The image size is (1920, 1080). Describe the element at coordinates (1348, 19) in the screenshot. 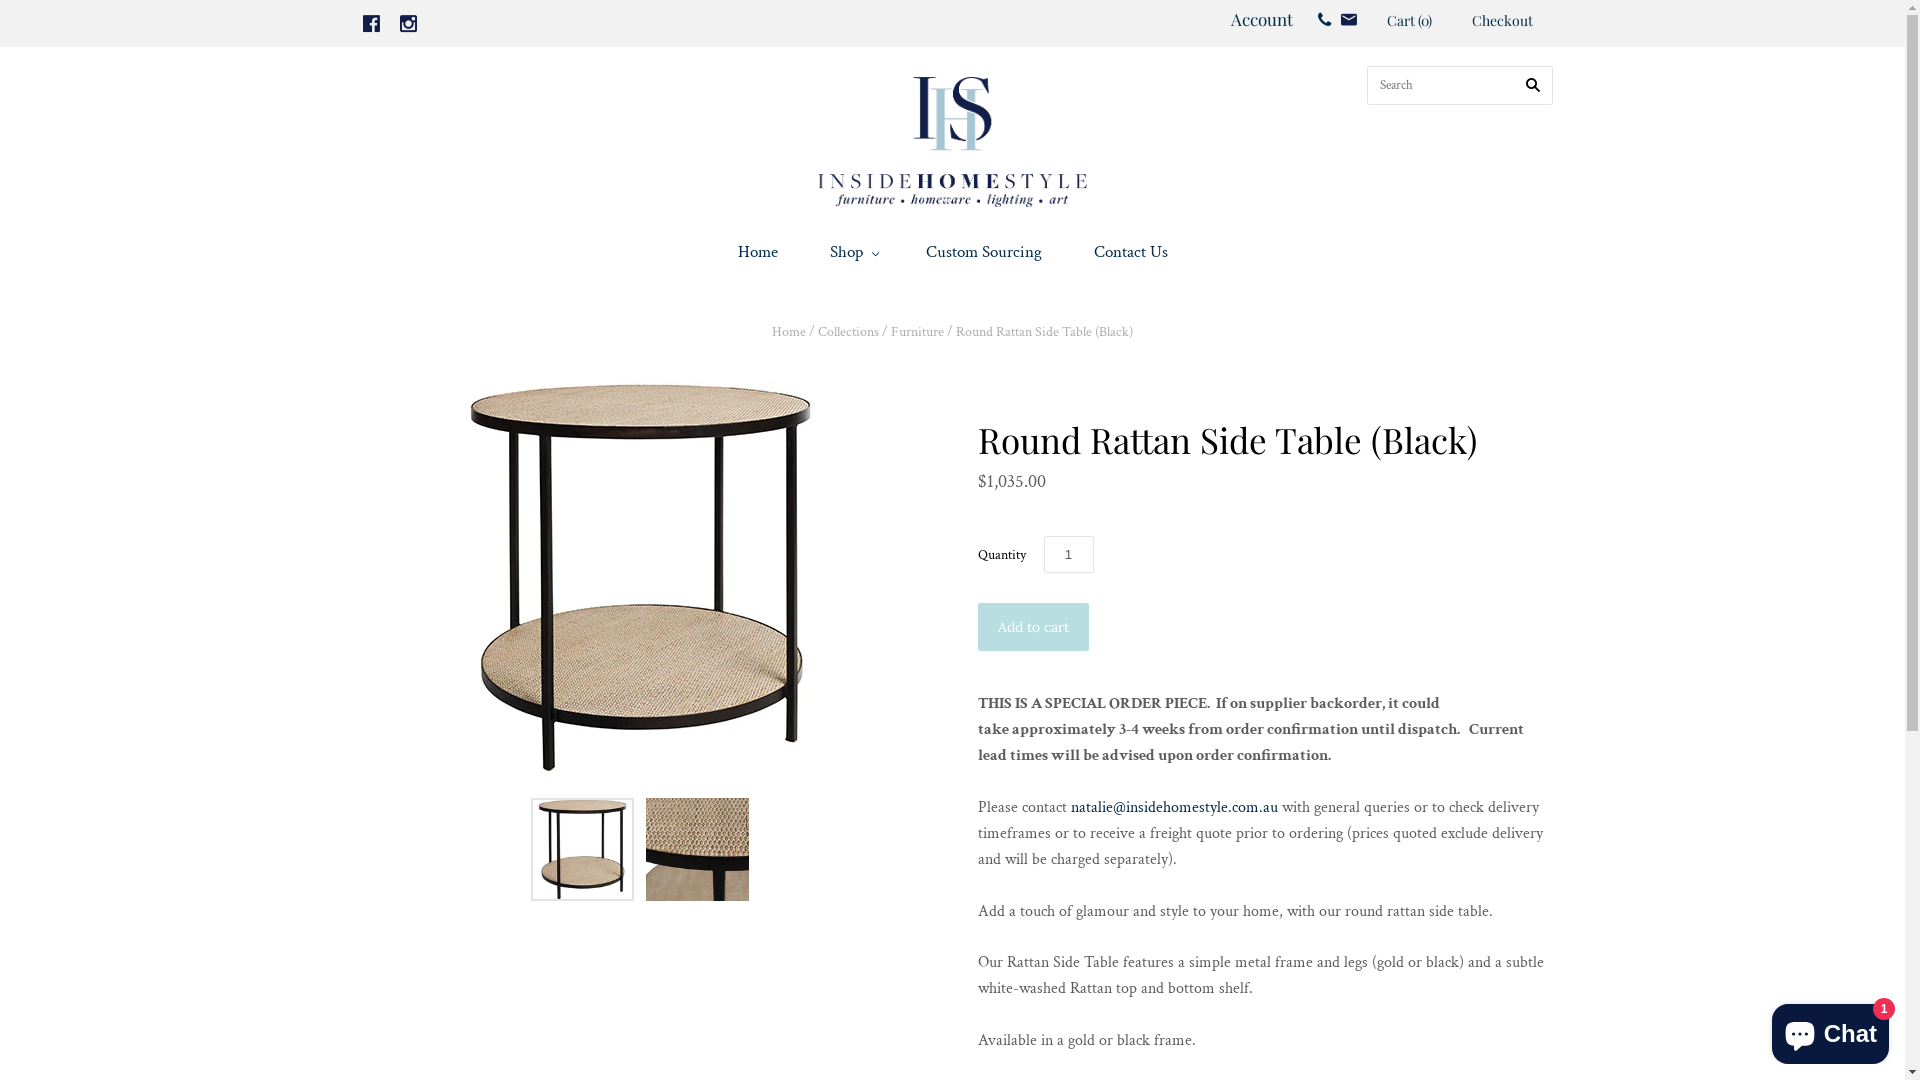

I see `'Email'` at that location.